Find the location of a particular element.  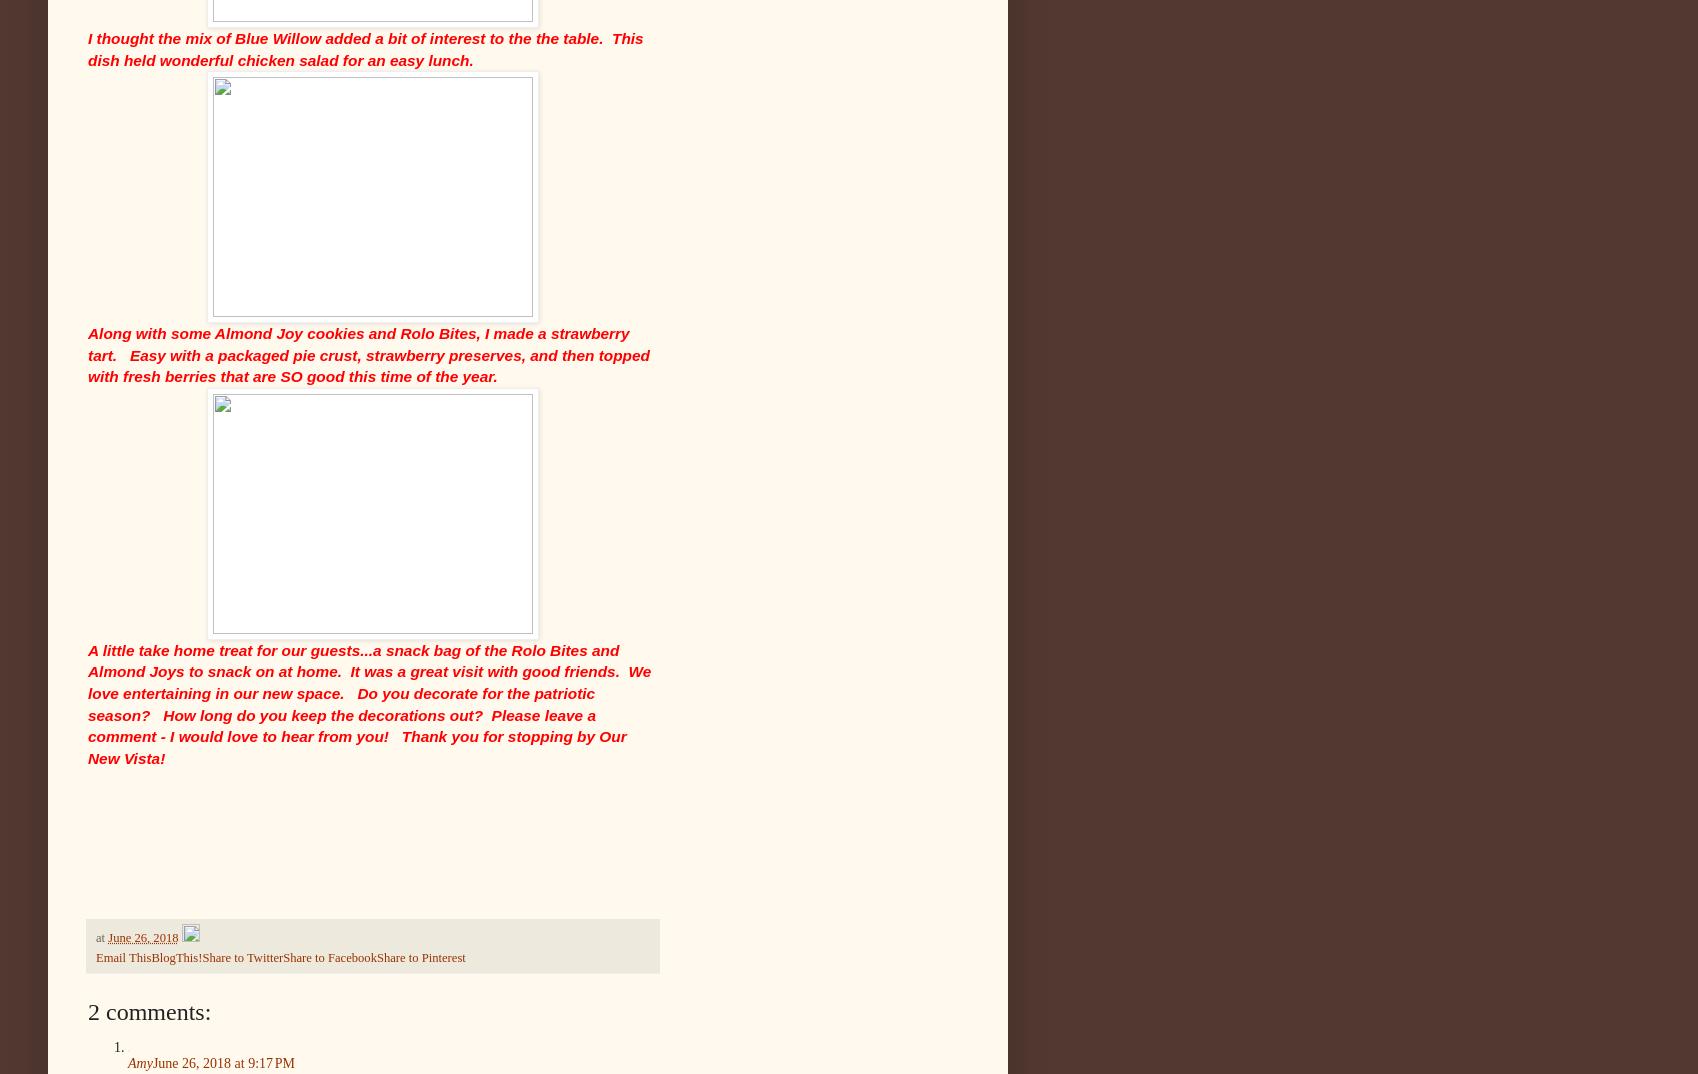

'Share to Pinterest' is located at coordinates (420, 957).